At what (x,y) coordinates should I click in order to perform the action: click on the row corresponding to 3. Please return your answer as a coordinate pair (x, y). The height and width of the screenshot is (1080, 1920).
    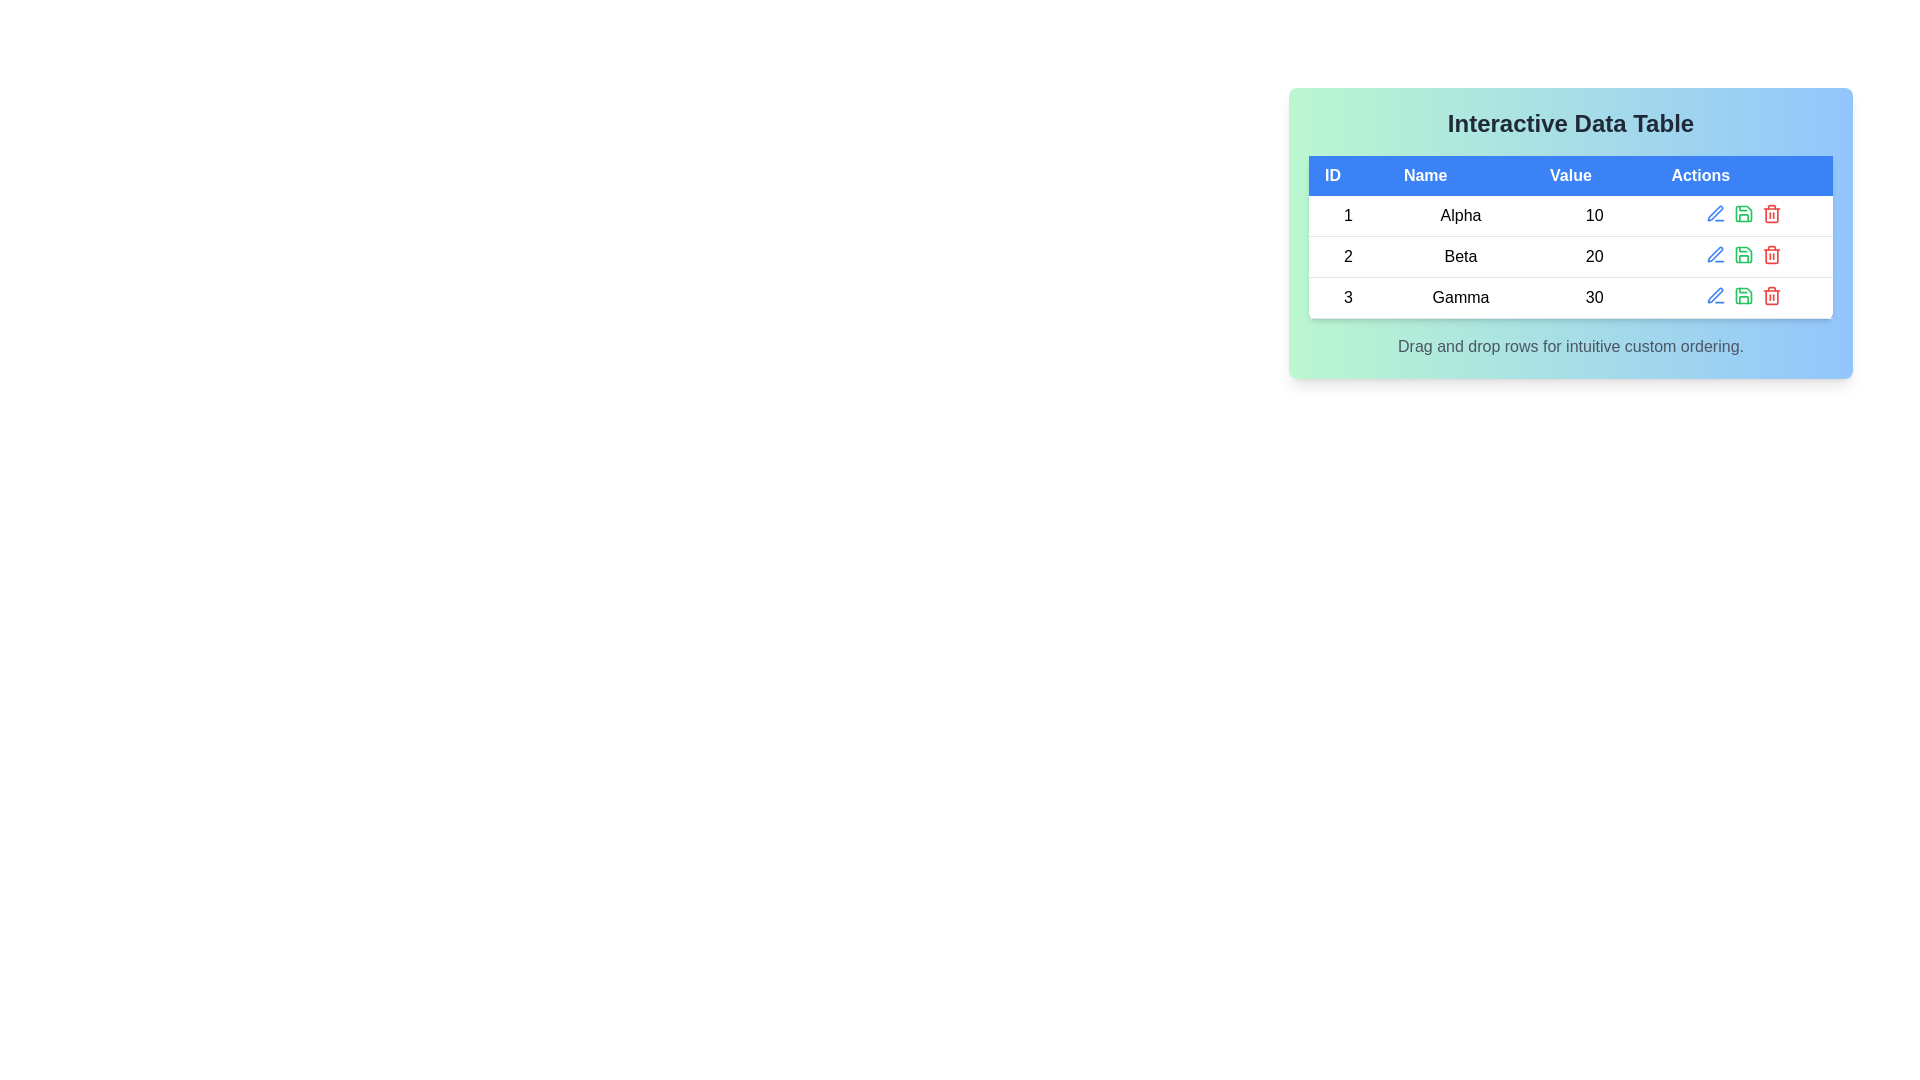
    Looking at the image, I should click on (1569, 297).